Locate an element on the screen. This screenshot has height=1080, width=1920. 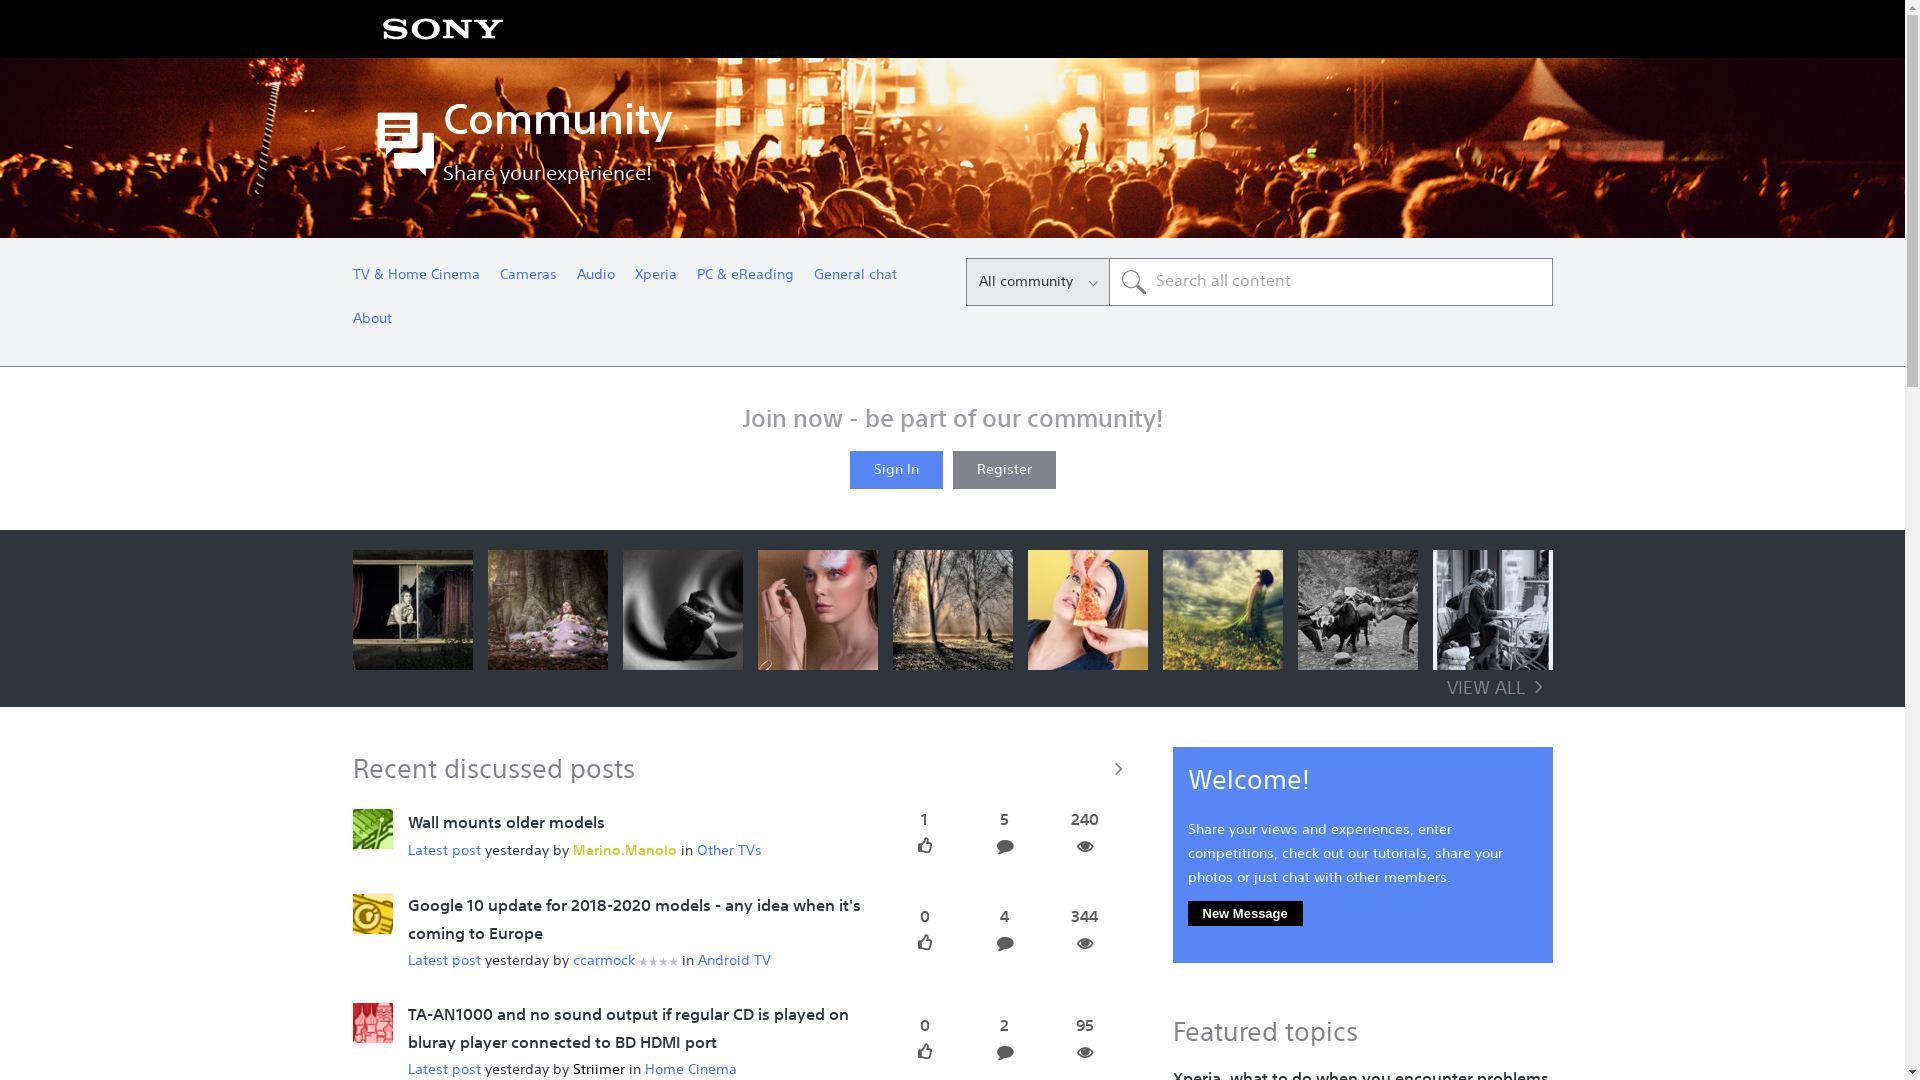
'Striimer' is located at coordinates (597, 1068).